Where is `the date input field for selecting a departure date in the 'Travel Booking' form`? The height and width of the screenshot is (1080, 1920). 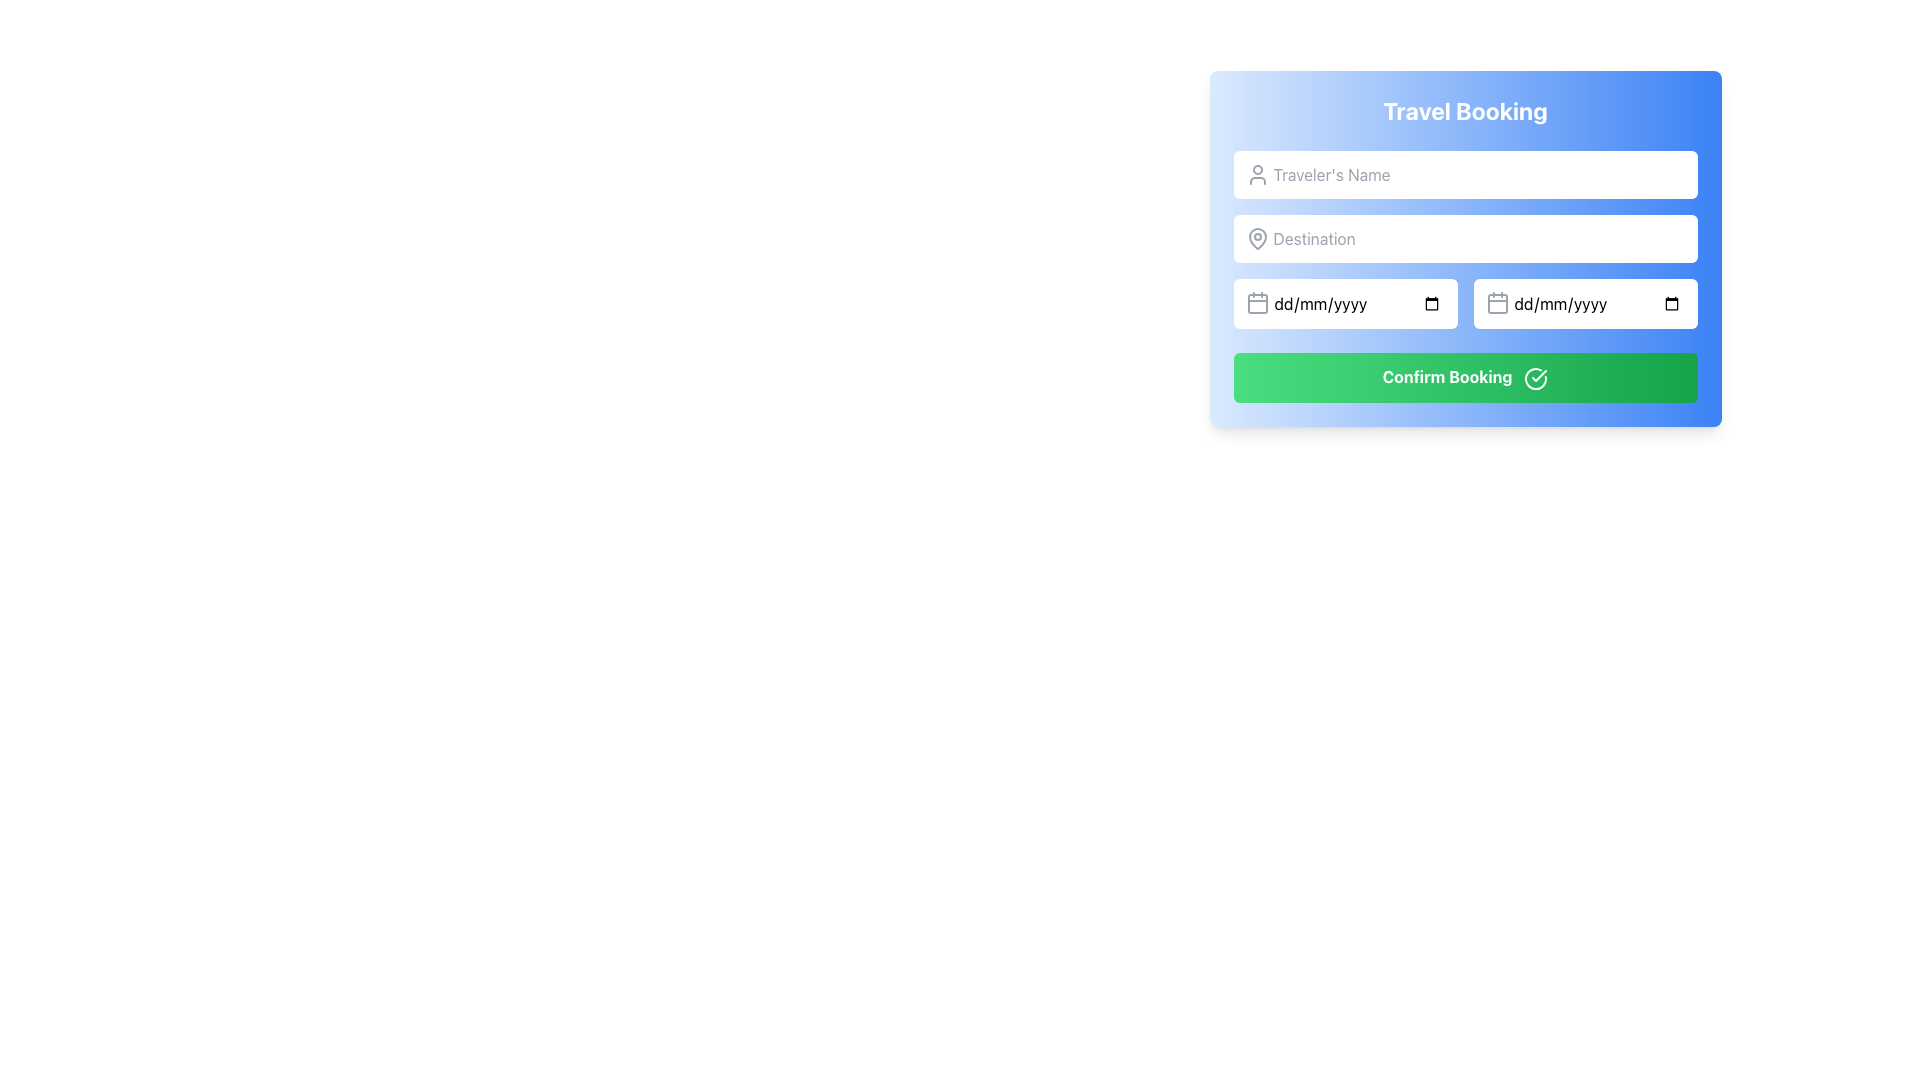 the date input field for selecting a departure date in the 'Travel Booking' form is located at coordinates (1345, 304).